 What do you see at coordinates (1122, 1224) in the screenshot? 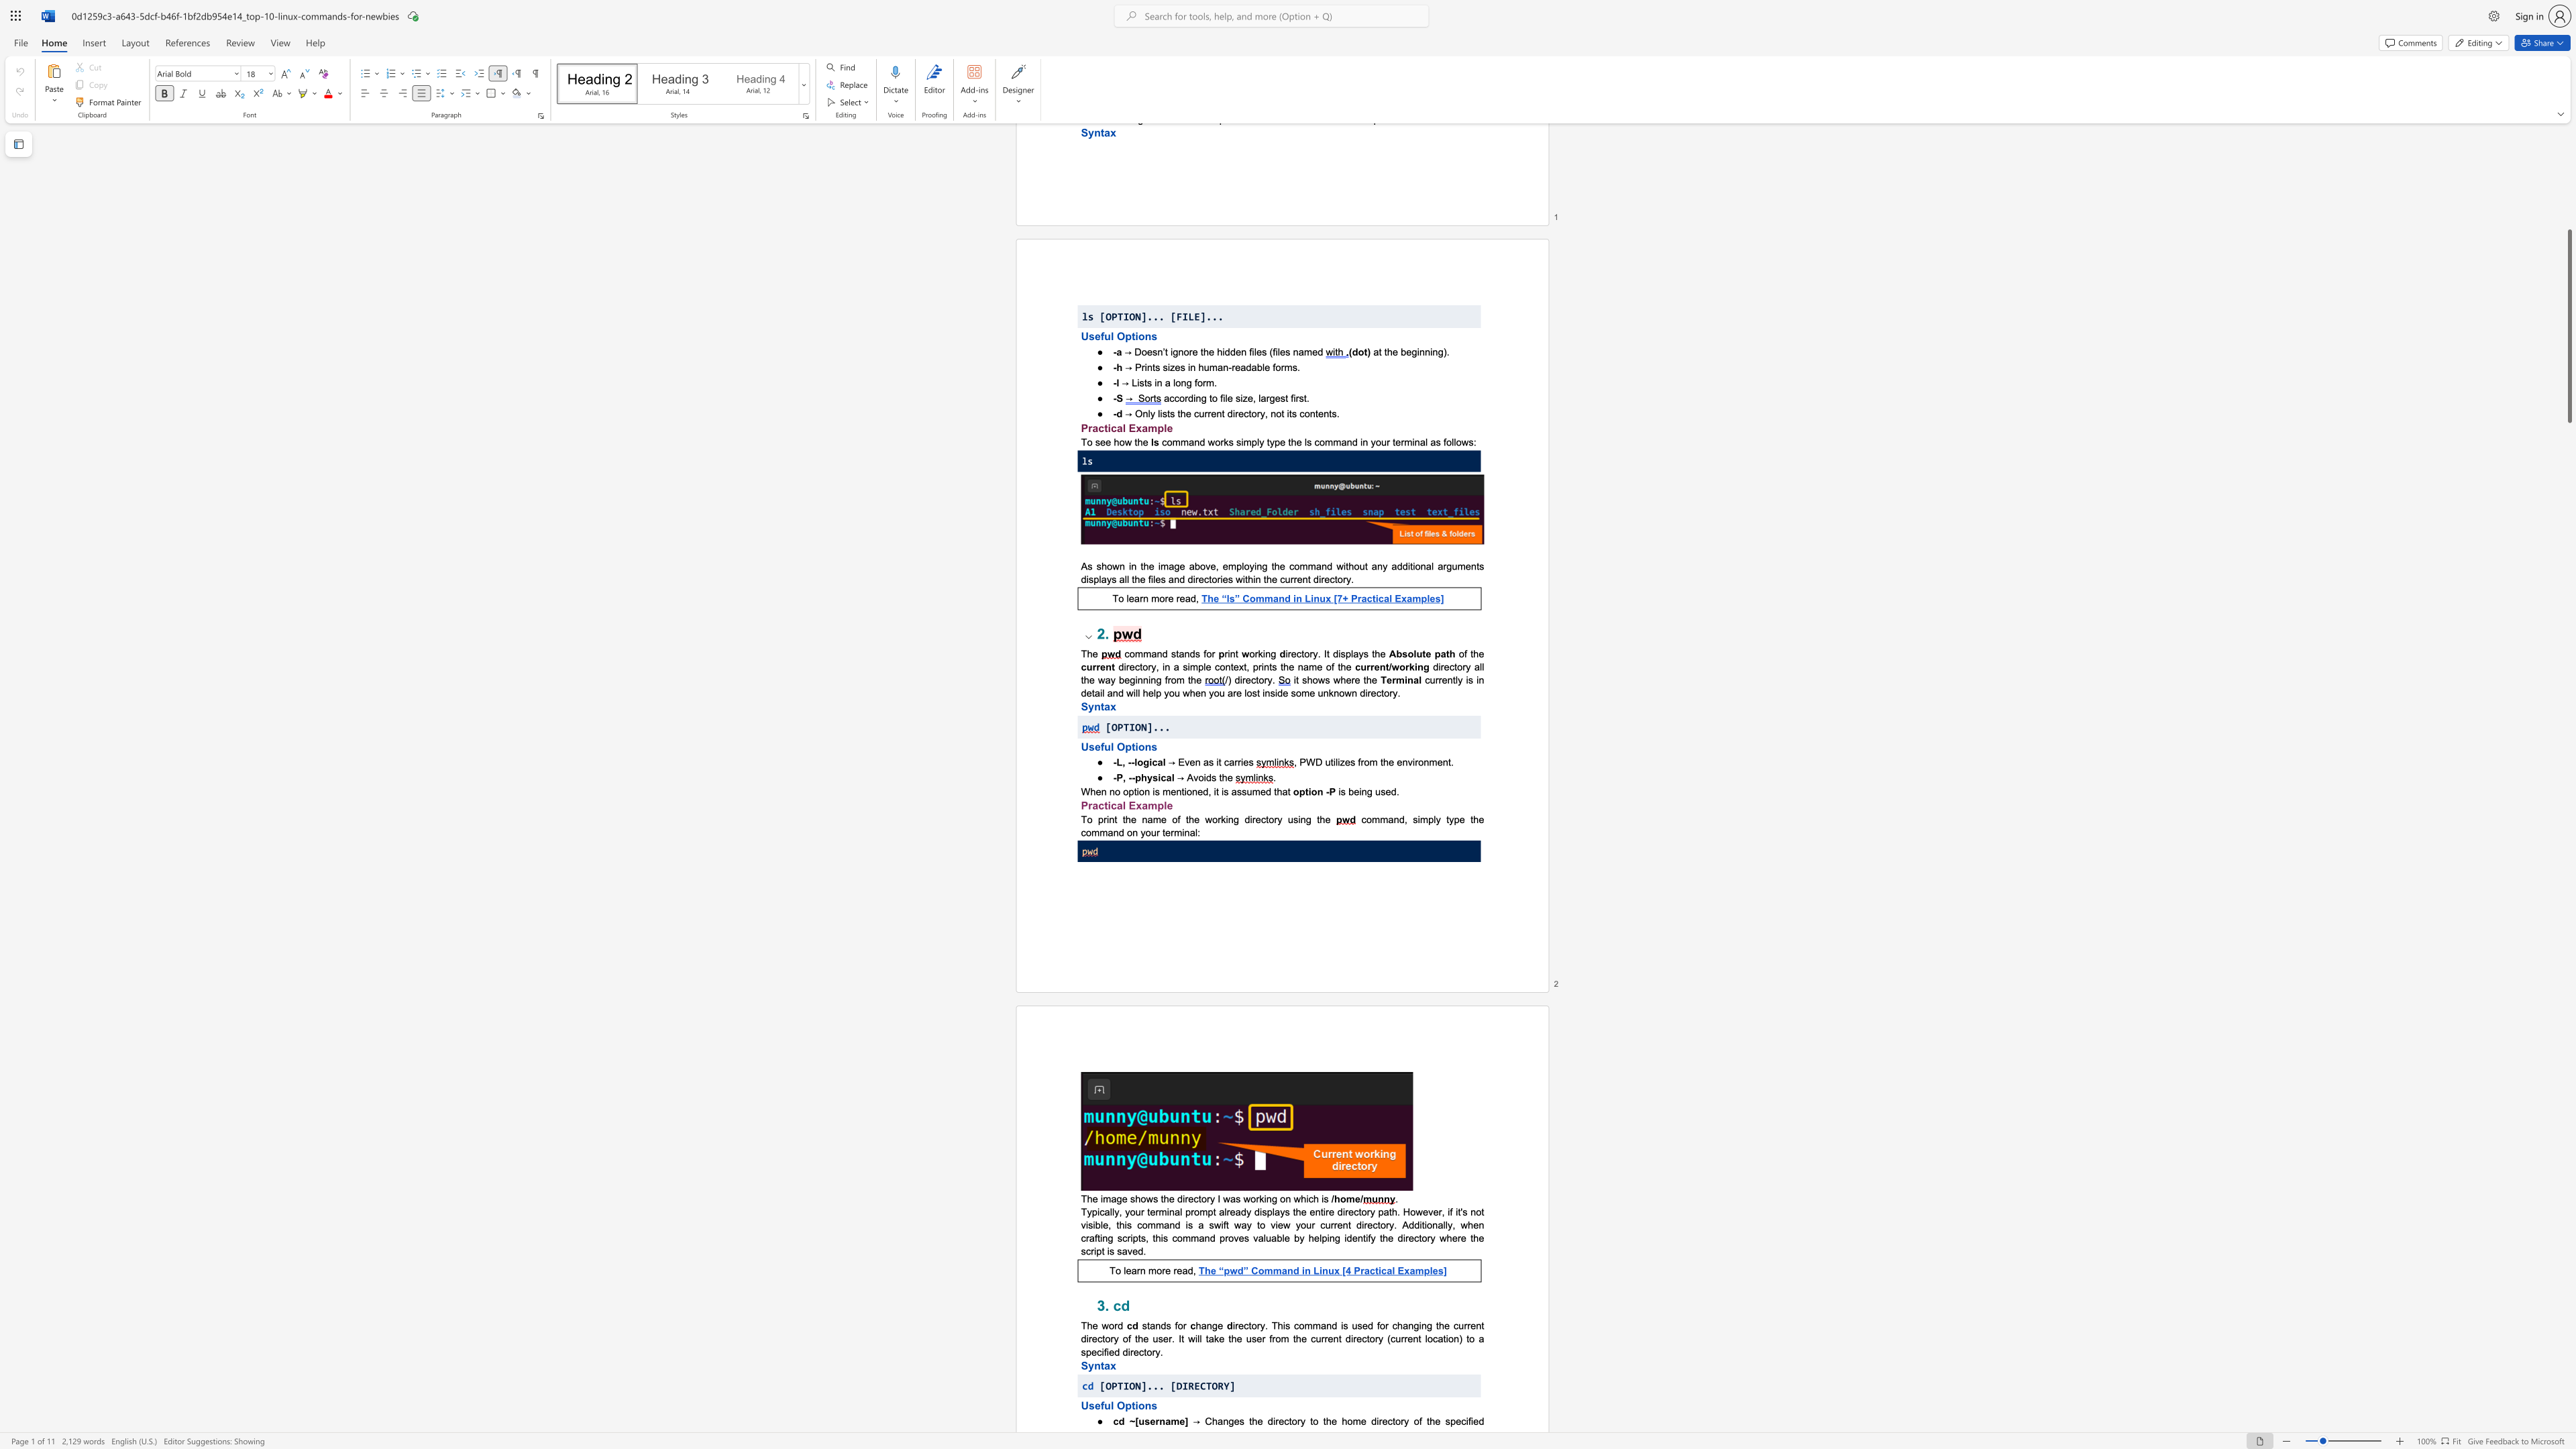
I see `the 1th character "h" in the text` at bounding box center [1122, 1224].